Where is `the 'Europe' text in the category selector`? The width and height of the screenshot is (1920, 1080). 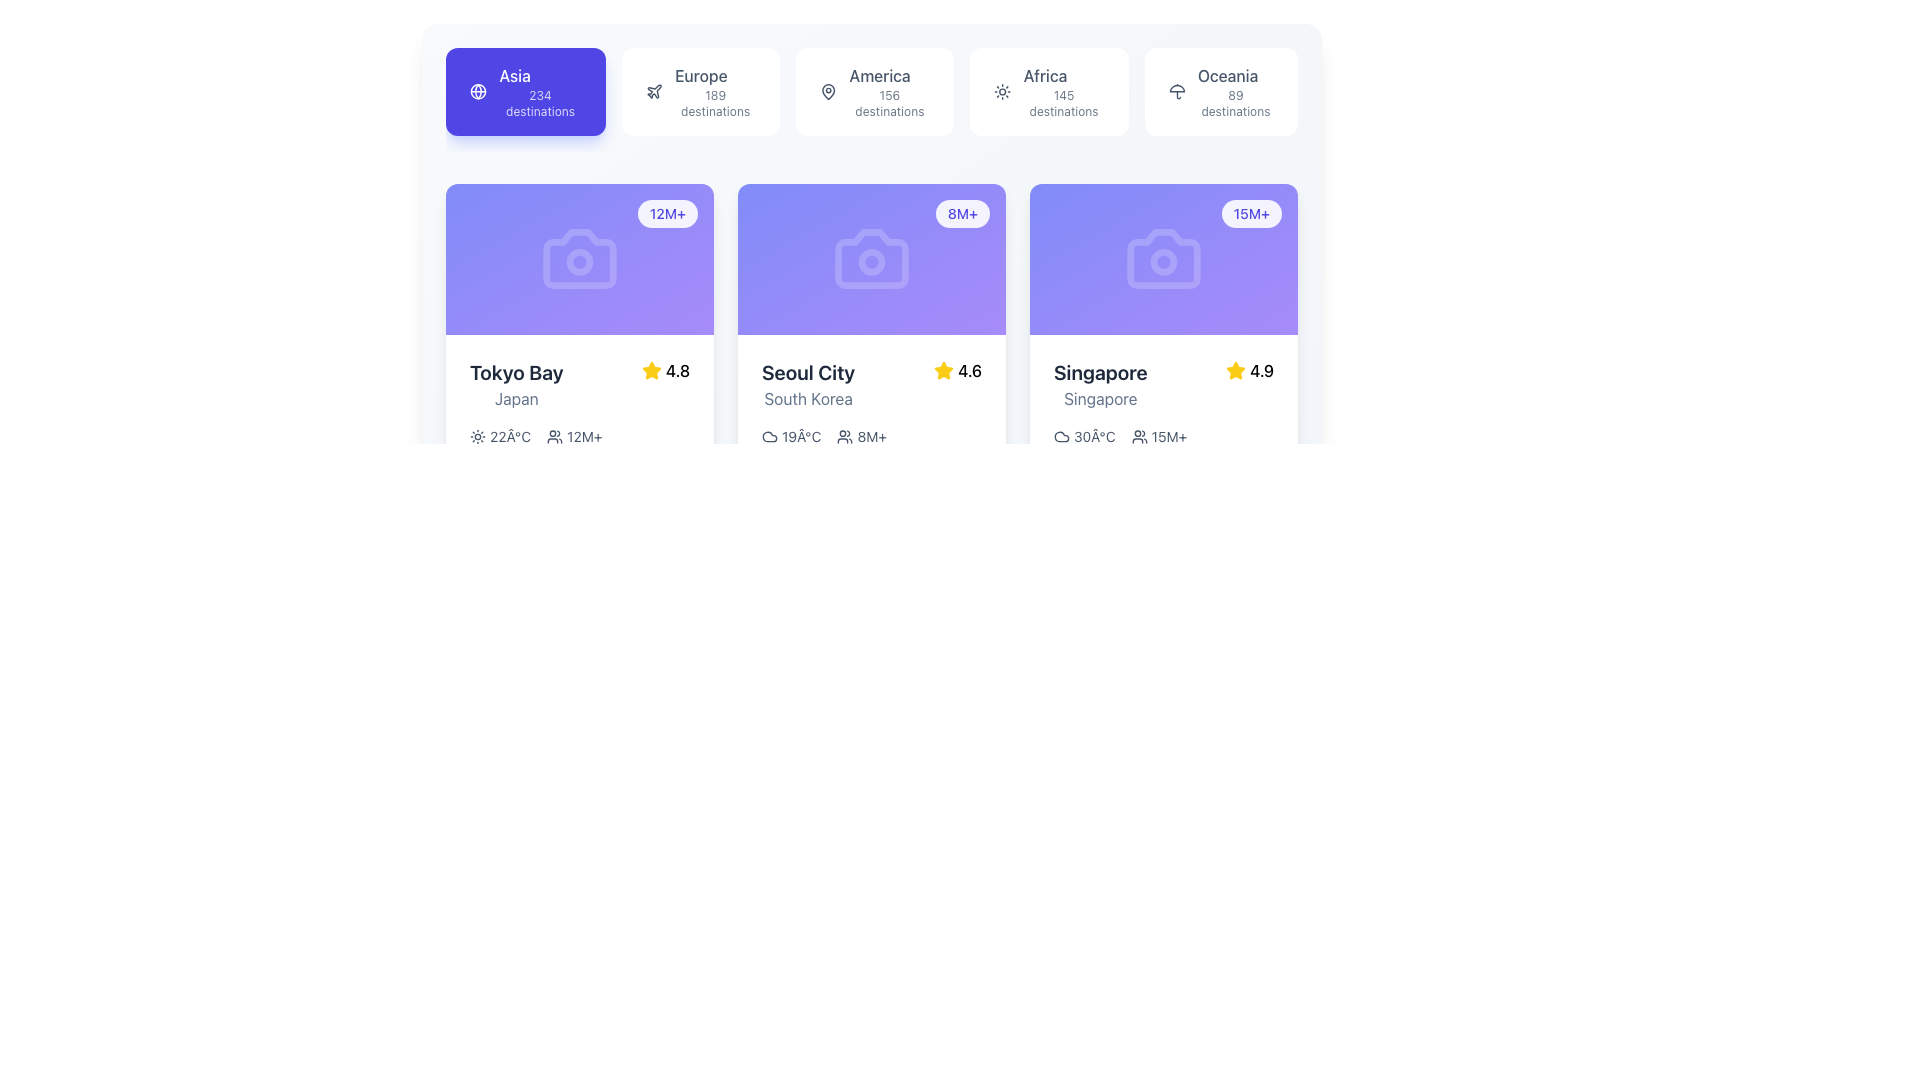 the 'Europe' text in the category selector is located at coordinates (715, 92).